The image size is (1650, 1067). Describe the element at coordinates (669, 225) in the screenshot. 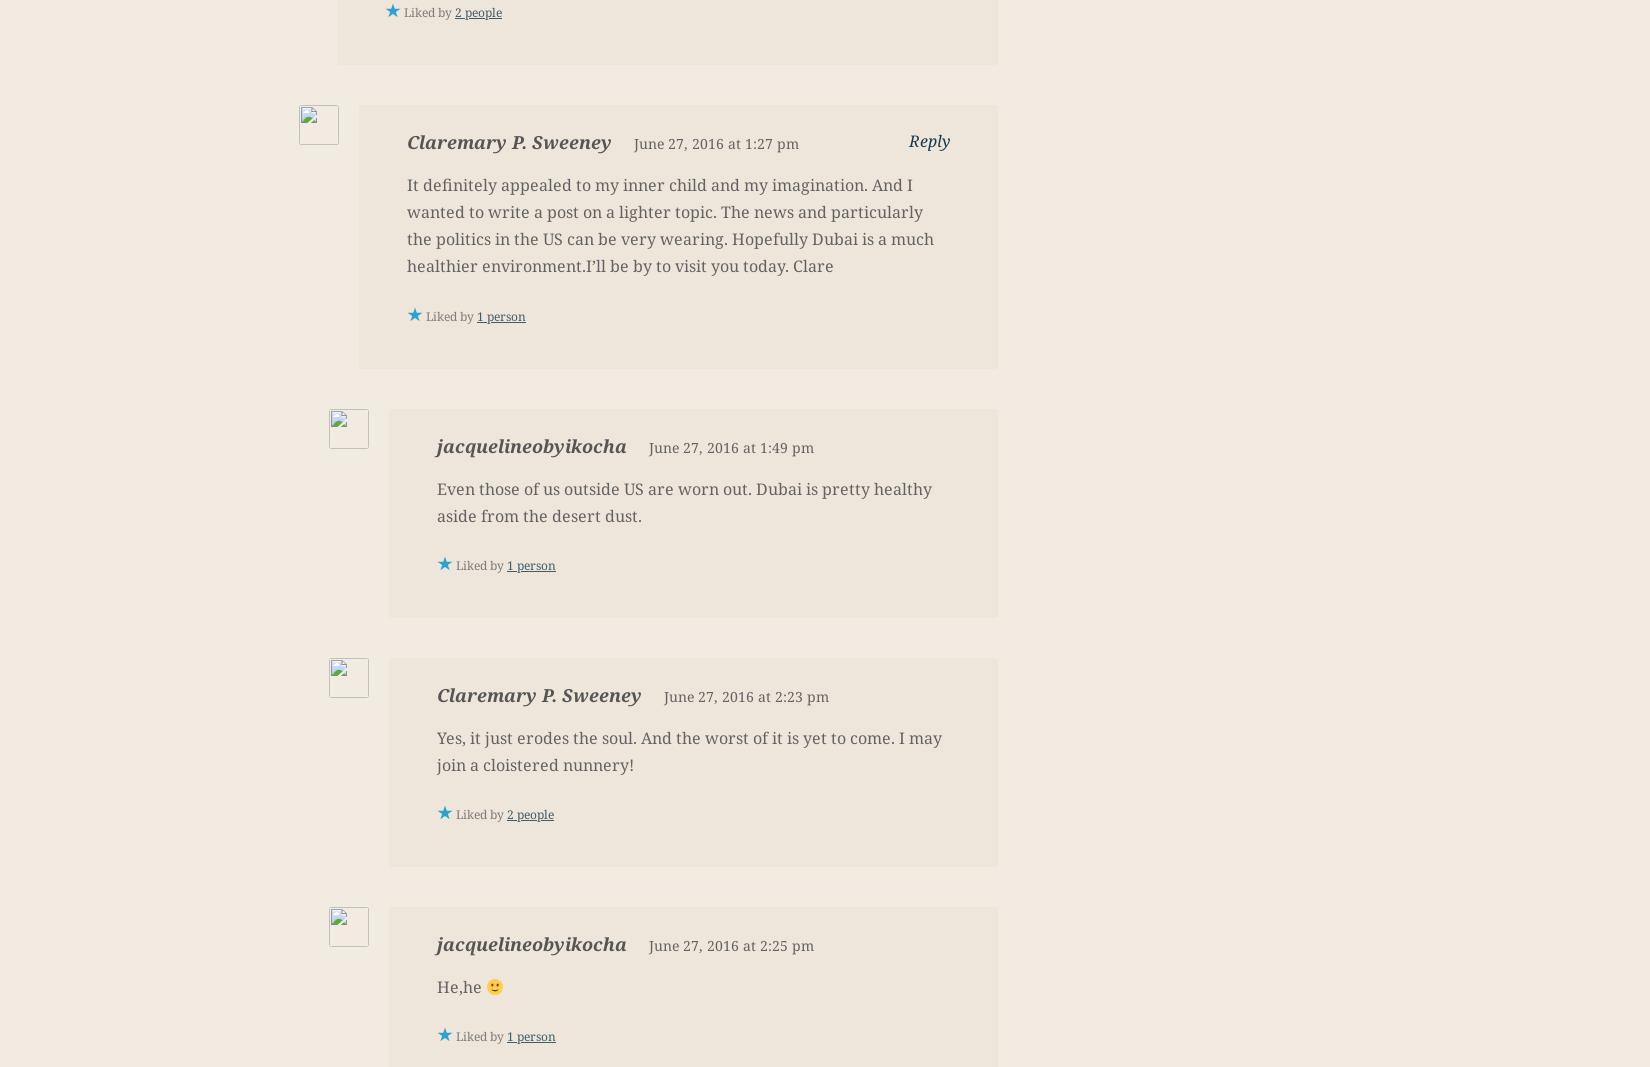

I see `'It definitely appealed to my inner child and my imagination. And I wanted to write a post on a lighter topic. The news and particularly the politics in the US can be very wearing. Hopefully Dubai is a much healthier environment.I’ll be by to visit you today.  Clare'` at that location.